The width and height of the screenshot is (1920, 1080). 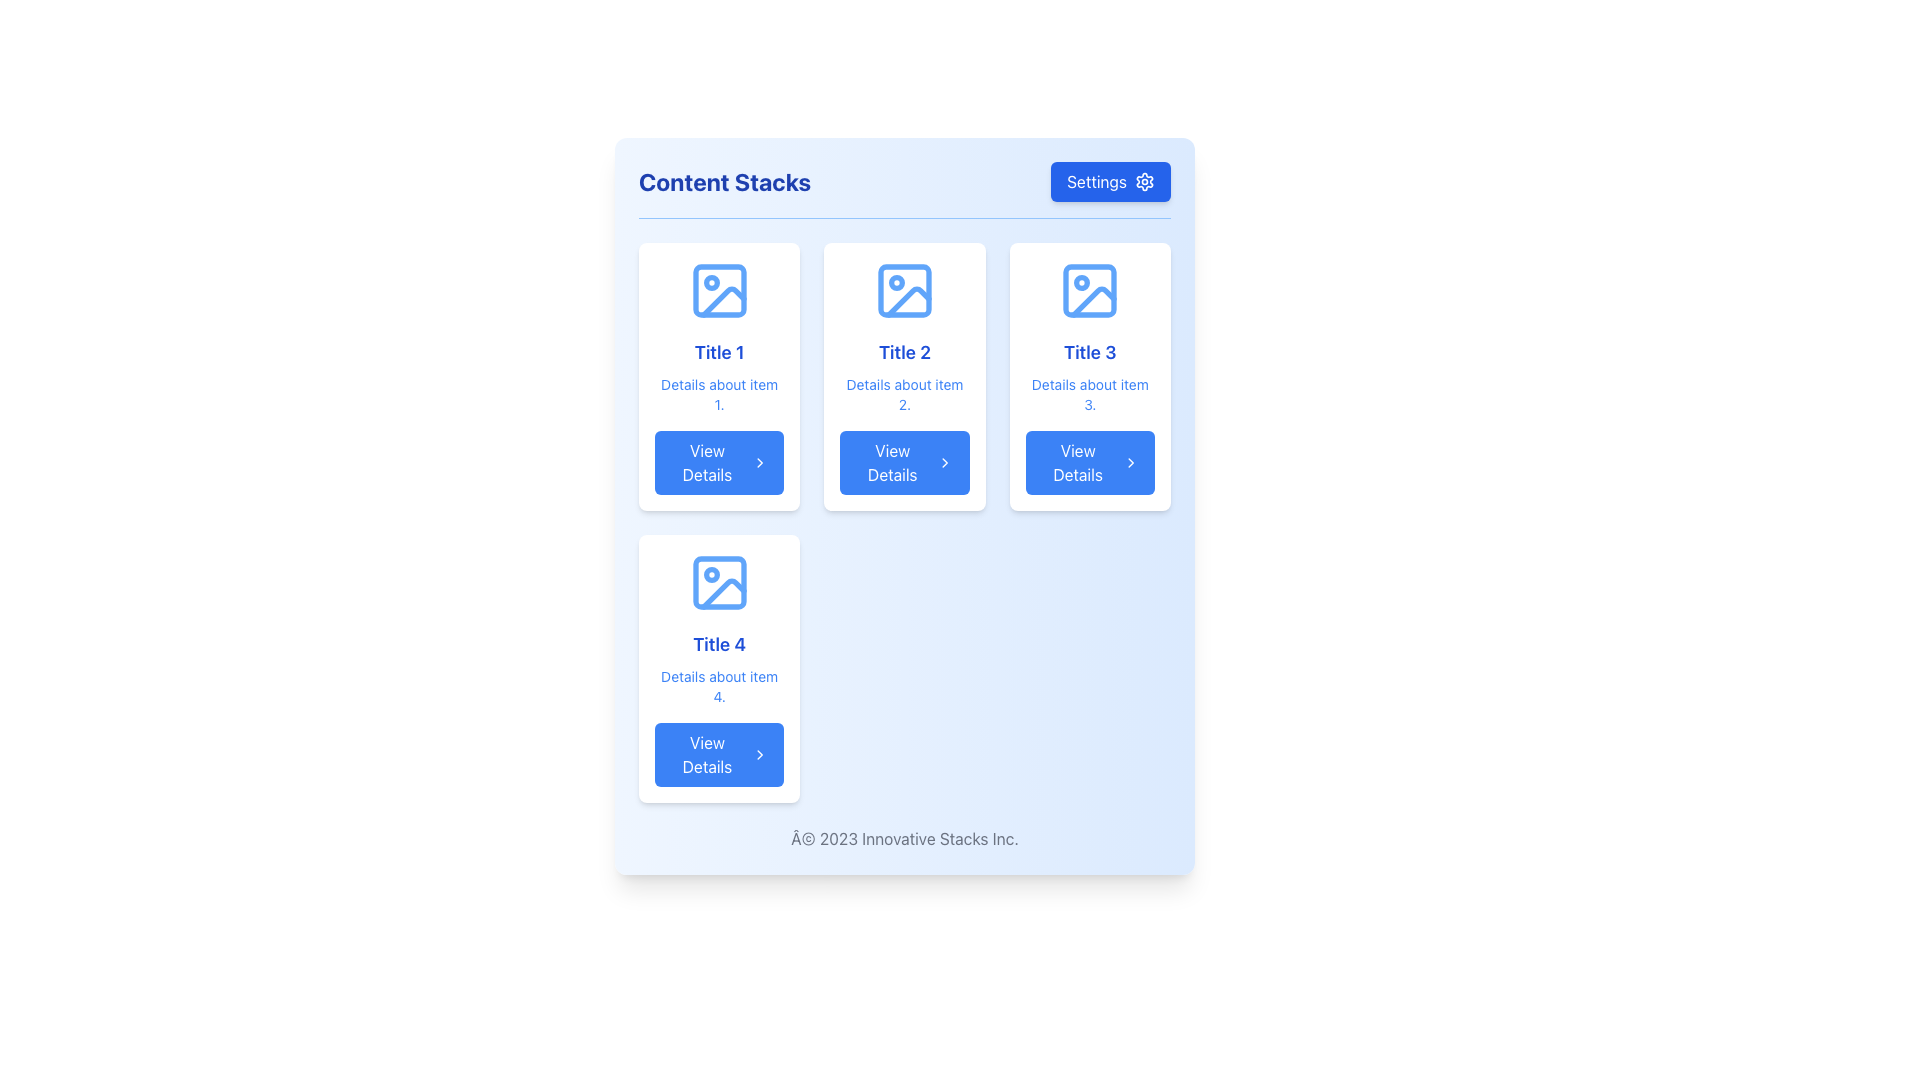 I want to click on the gear icon located to the right of the 'Settings' text label on the blue button in the top-right corner of the main content card, so click(x=1145, y=181).